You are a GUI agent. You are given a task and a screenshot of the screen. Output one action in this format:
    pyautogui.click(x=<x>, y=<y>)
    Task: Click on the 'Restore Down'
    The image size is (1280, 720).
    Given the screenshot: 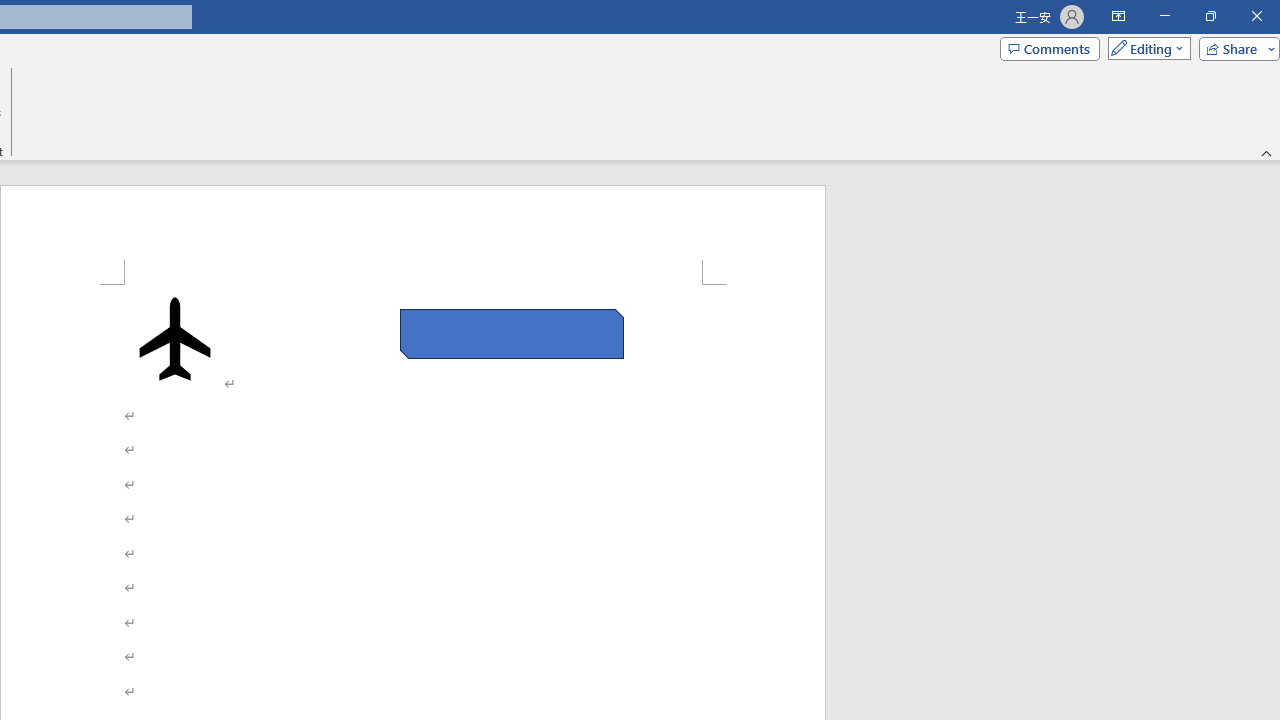 What is the action you would take?
    pyautogui.click(x=1209, y=16)
    